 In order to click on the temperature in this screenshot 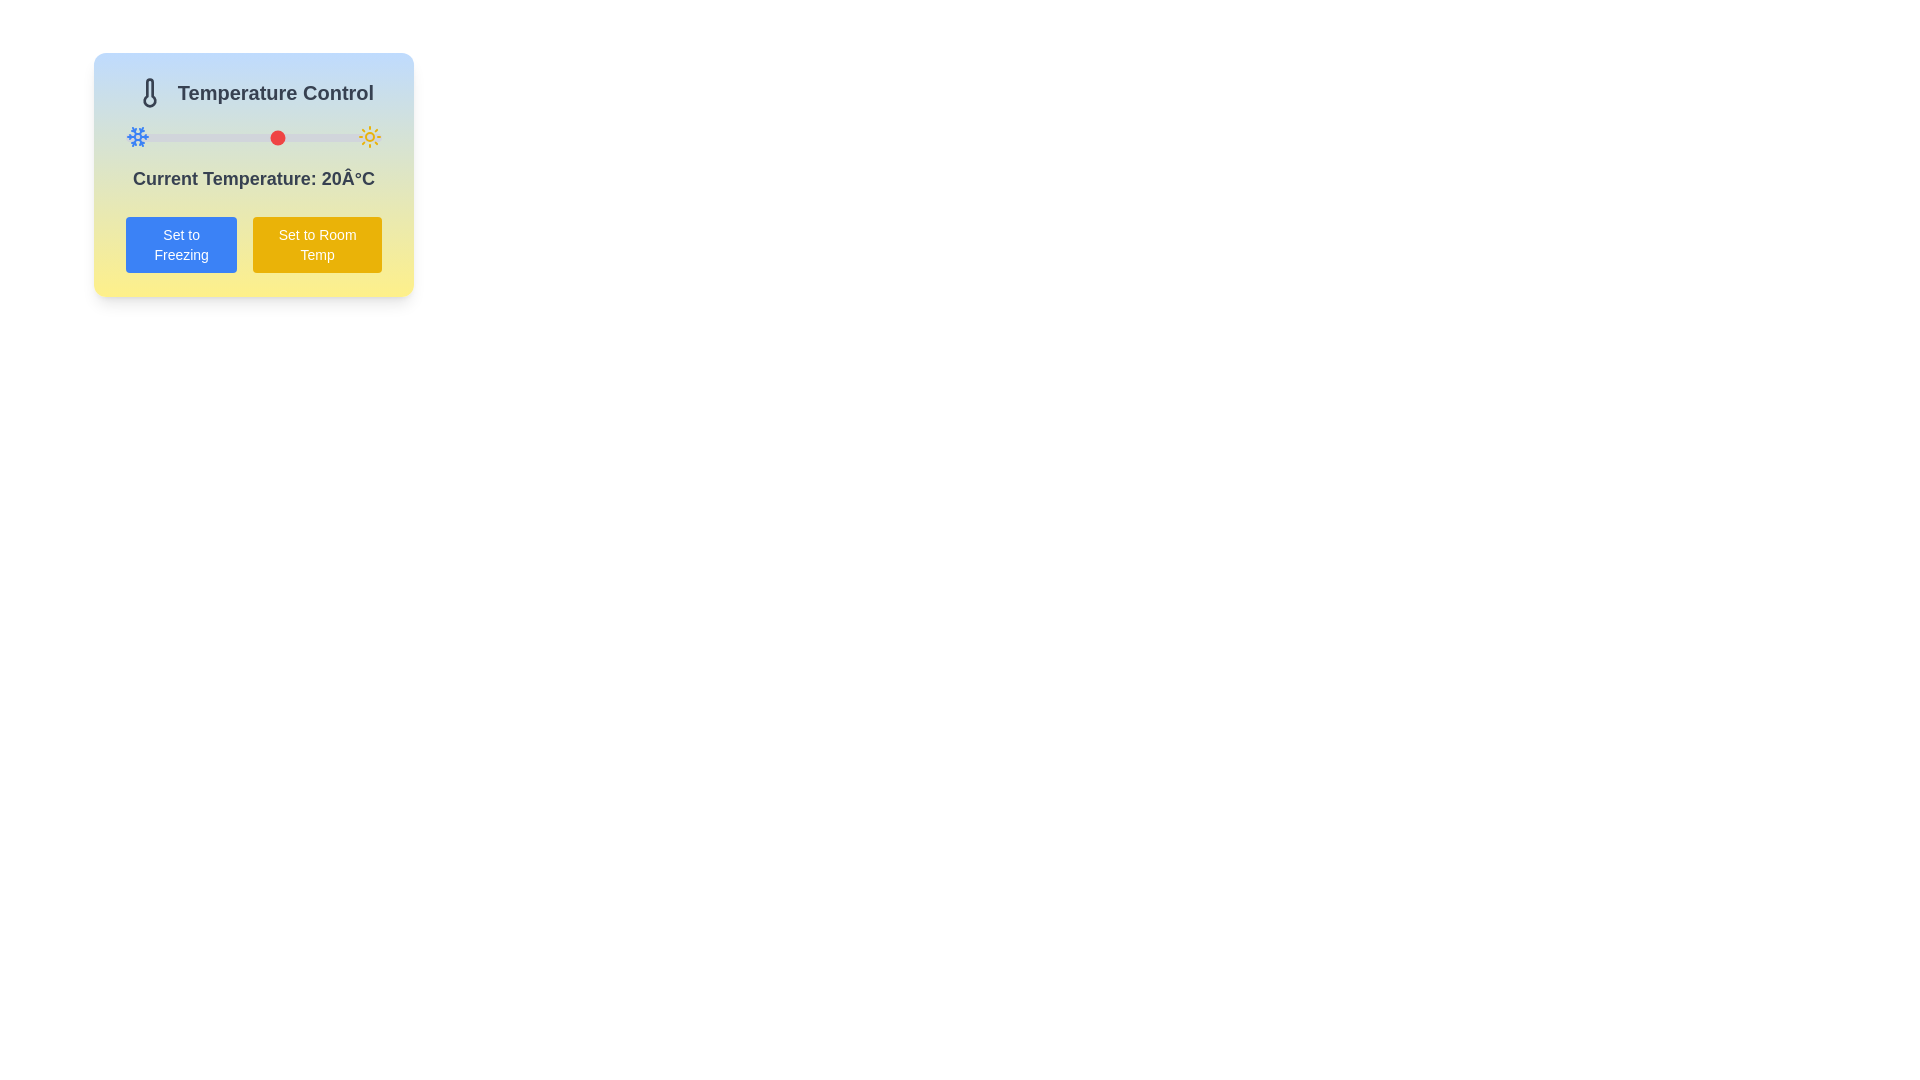, I will do `click(253, 137)`.